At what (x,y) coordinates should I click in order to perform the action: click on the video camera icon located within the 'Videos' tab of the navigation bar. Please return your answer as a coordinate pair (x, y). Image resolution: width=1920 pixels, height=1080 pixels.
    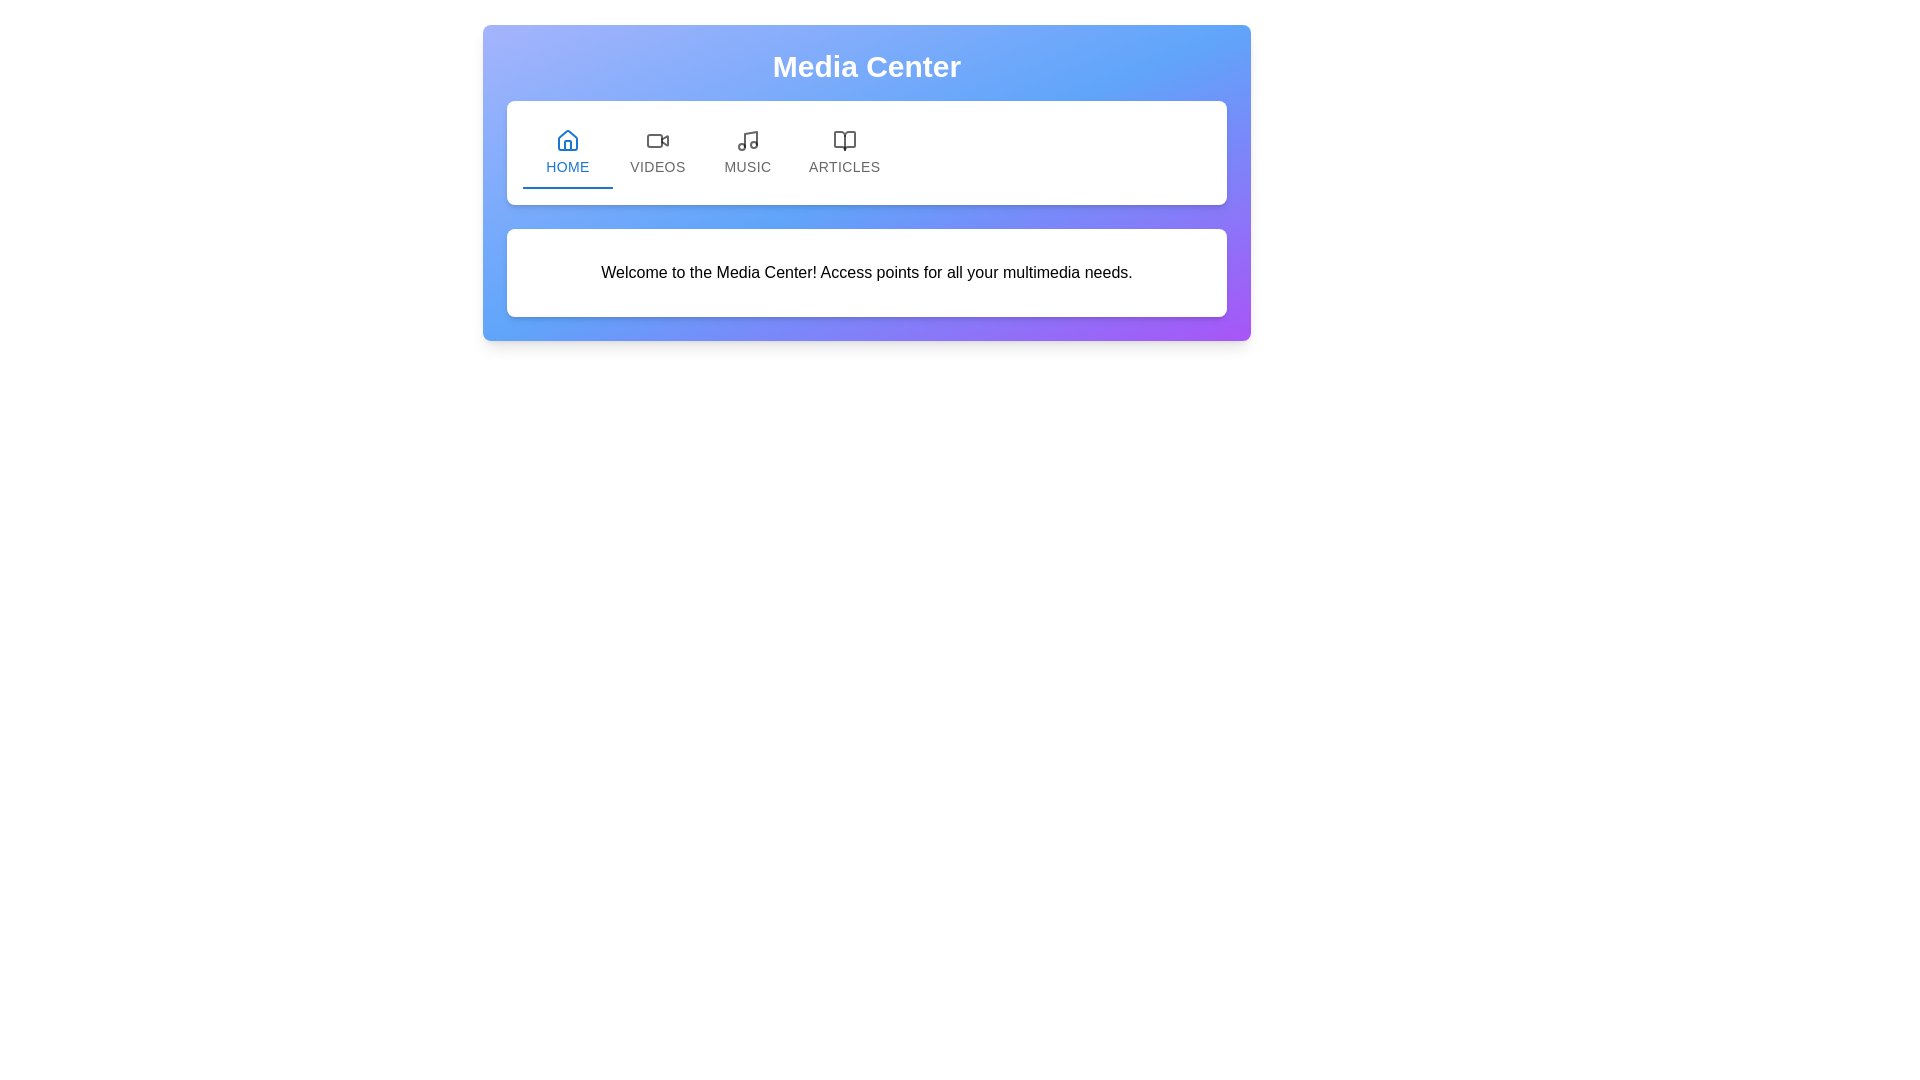
    Looking at the image, I should click on (657, 140).